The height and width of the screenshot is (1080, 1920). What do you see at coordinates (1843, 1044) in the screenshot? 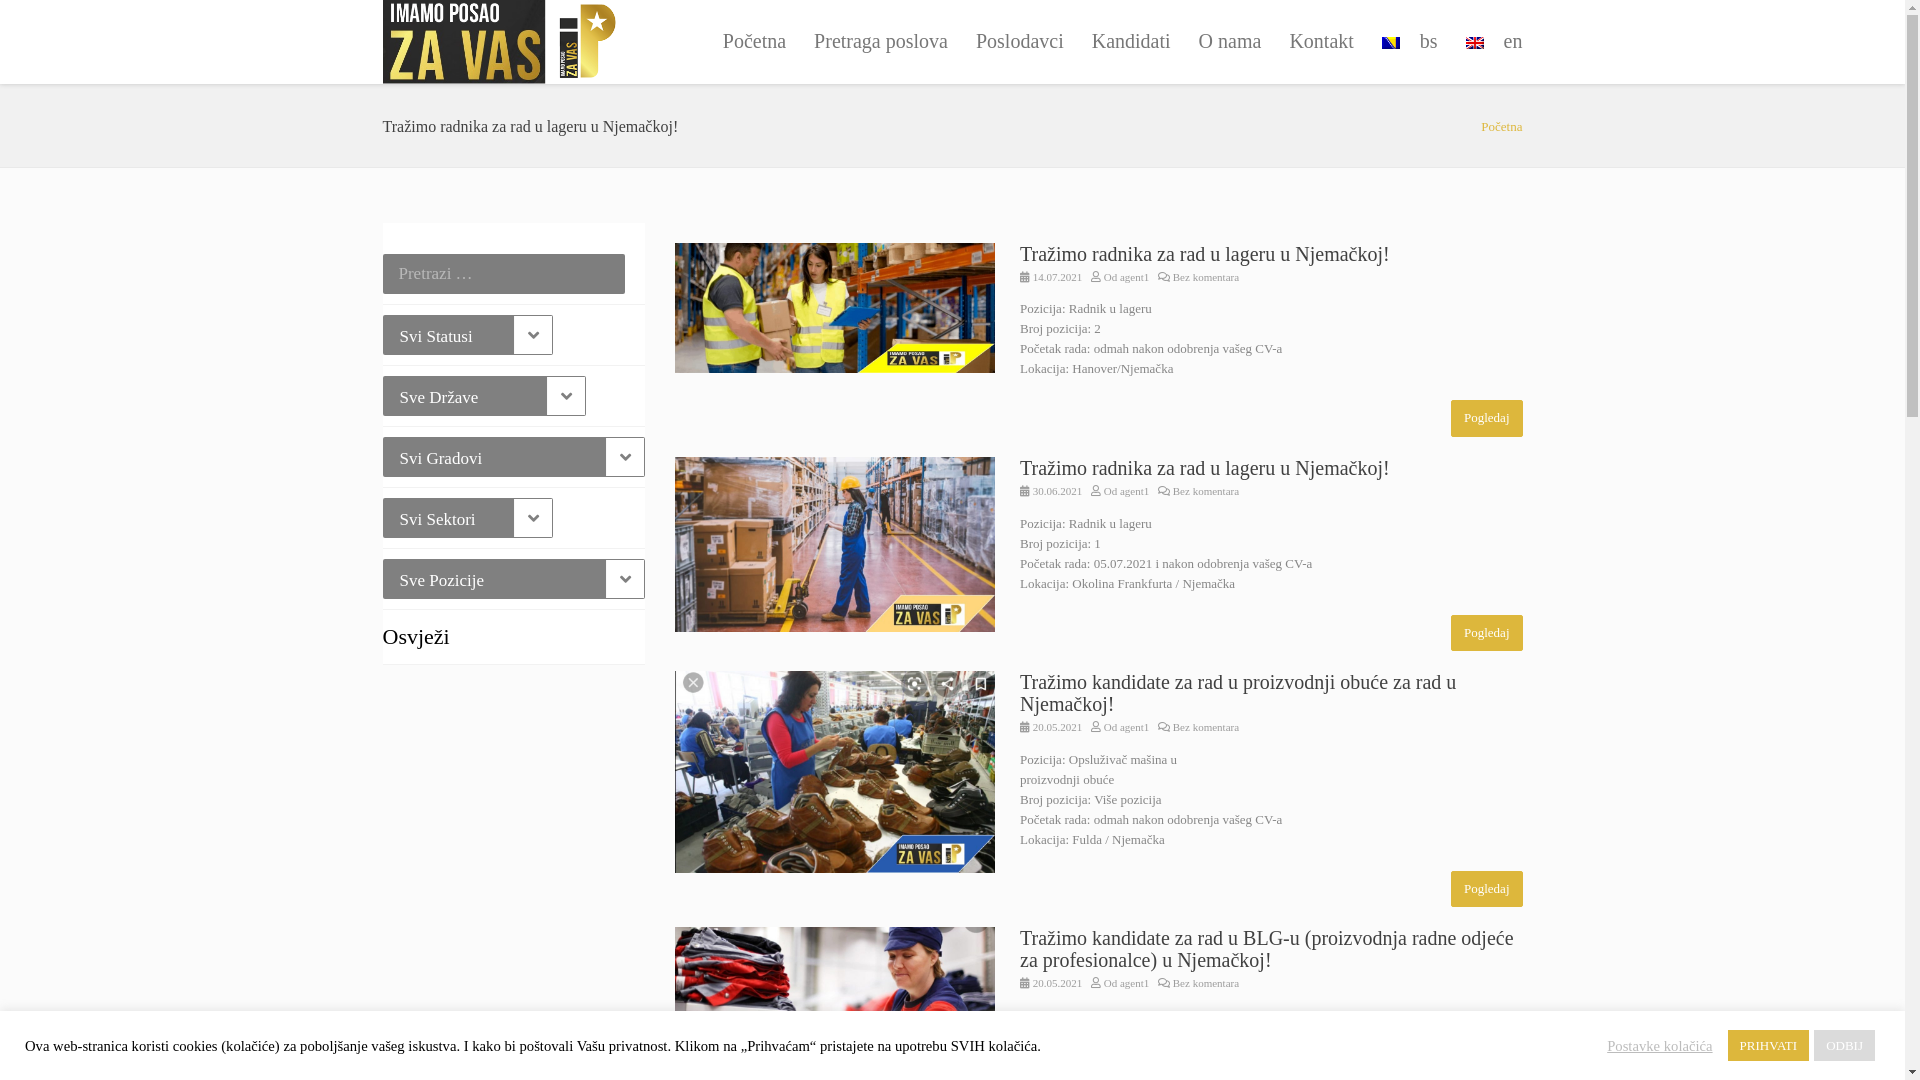
I see `'ODBIJ'` at bounding box center [1843, 1044].